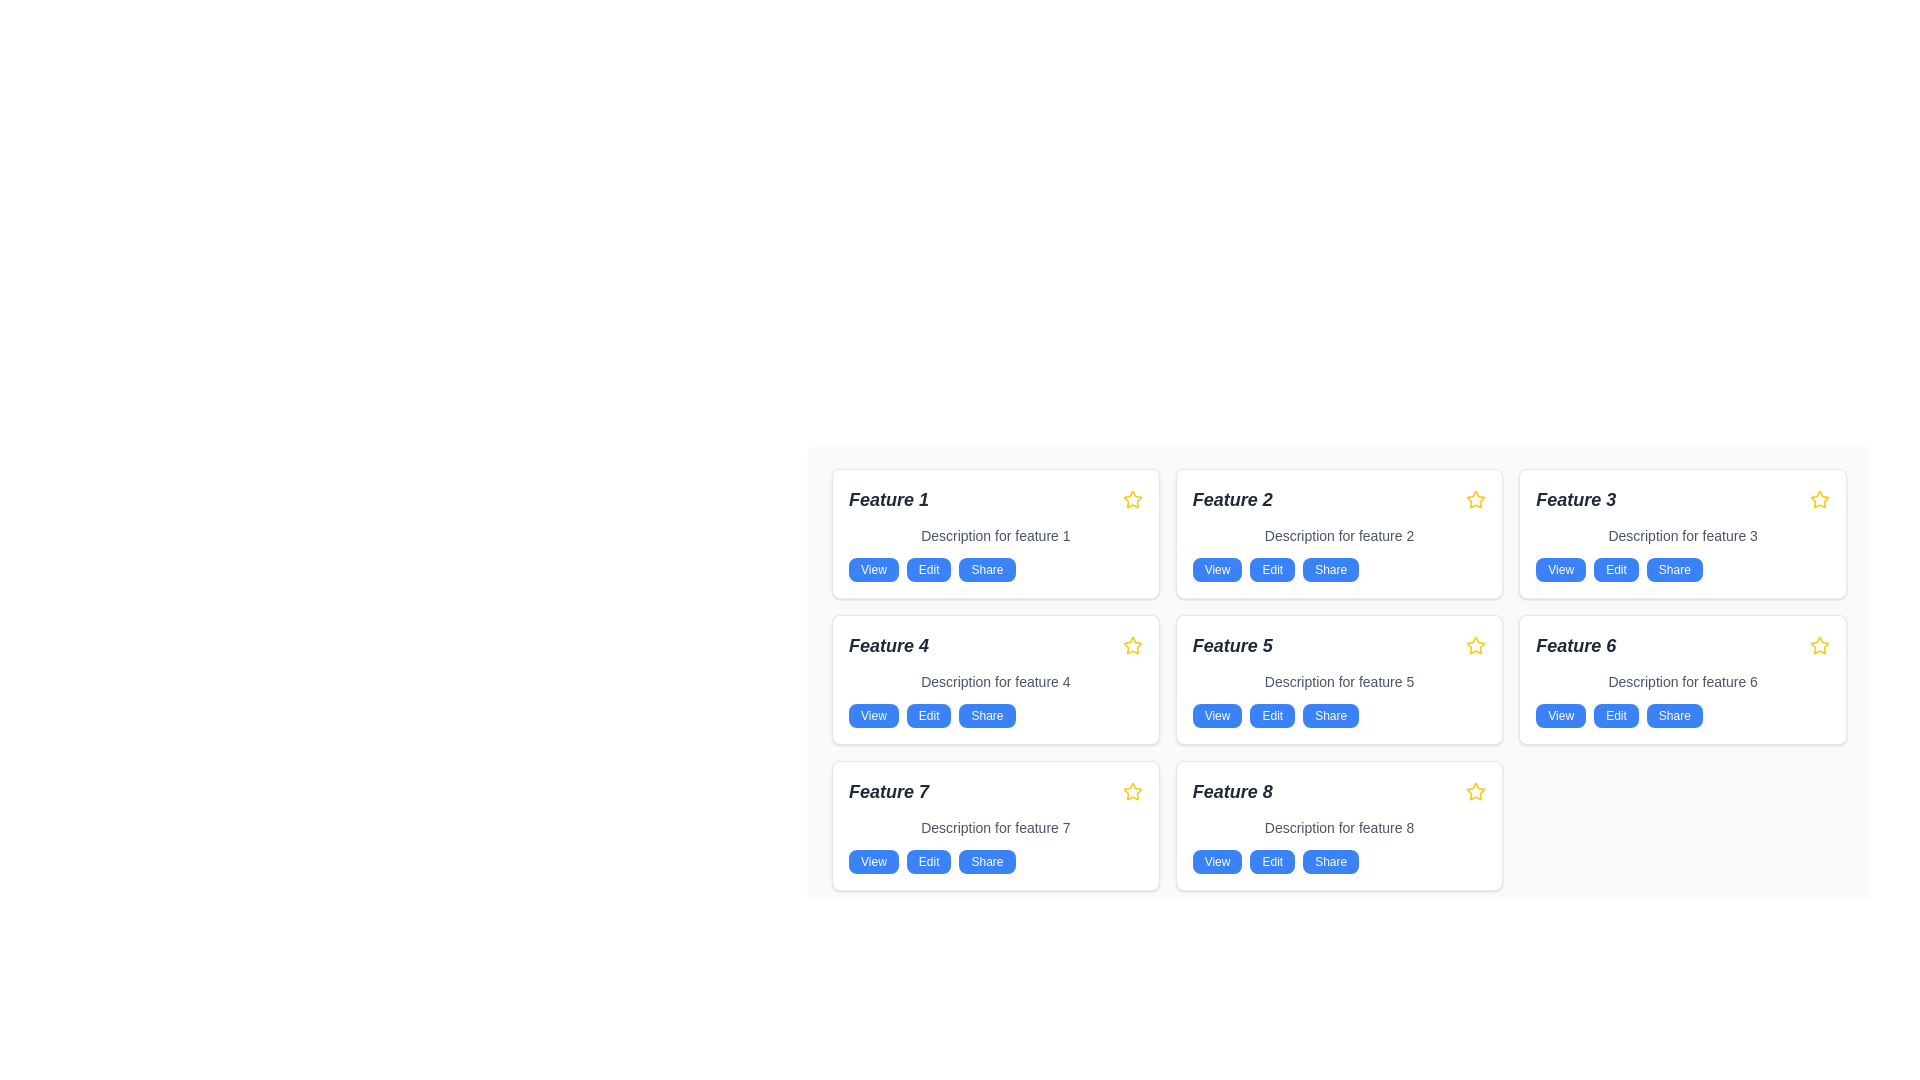 This screenshot has width=1920, height=1080. What do you see at coordinates (1682, 532) in the screenshot?
I see `the 'Share' button on the Card showcasing details about 'Feature 3', located in the rightmost column of the second row in a grid layout` at bounding box center [1682, 532].